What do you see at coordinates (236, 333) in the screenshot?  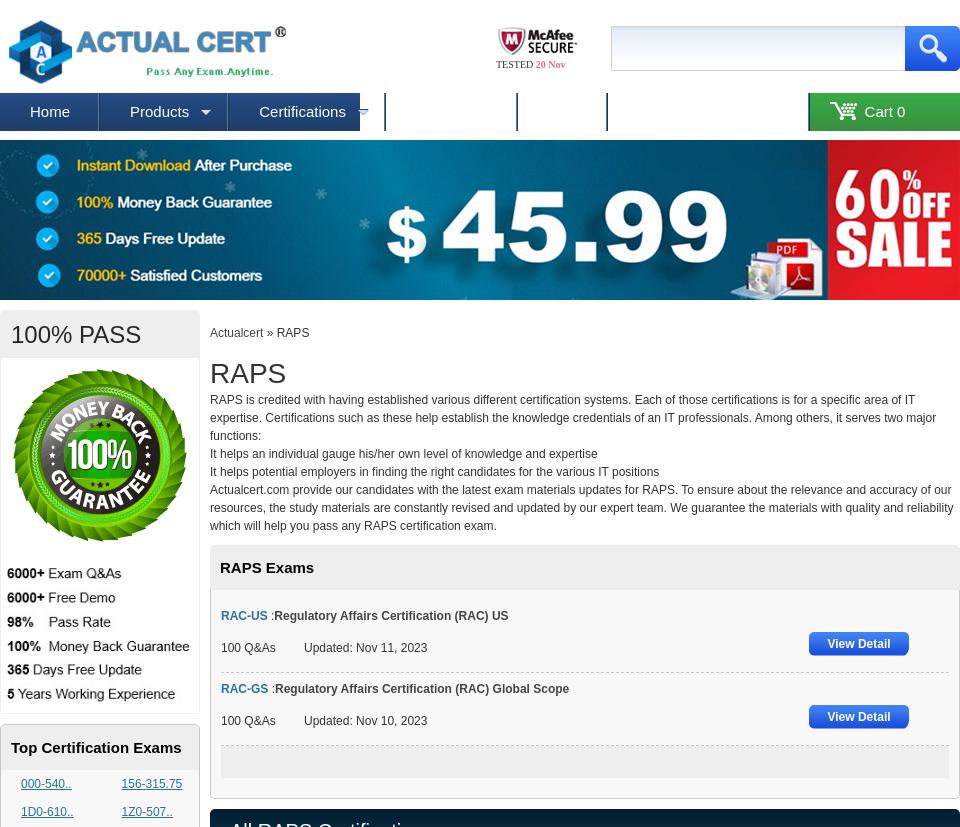 I see `'Actualcert'` at bounding box center [236, 333].